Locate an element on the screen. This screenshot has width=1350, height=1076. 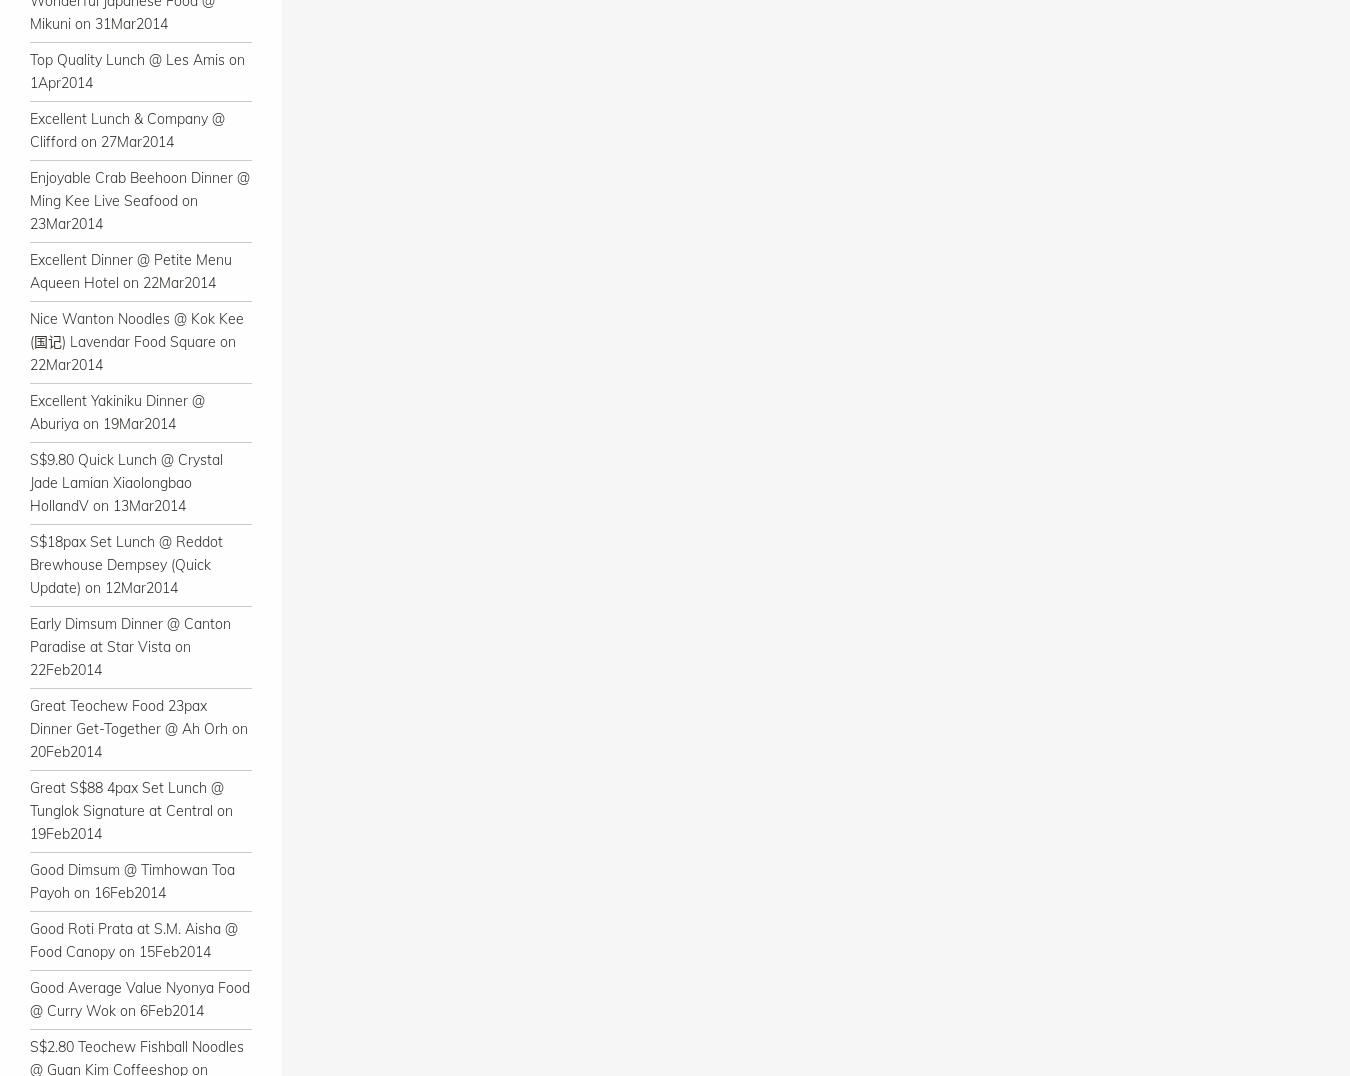
'Enjoyable Crab Beehoon Dinner @ Ming Kee Live Seafood on 23Mar2014' is located at coordinates (28, 199).